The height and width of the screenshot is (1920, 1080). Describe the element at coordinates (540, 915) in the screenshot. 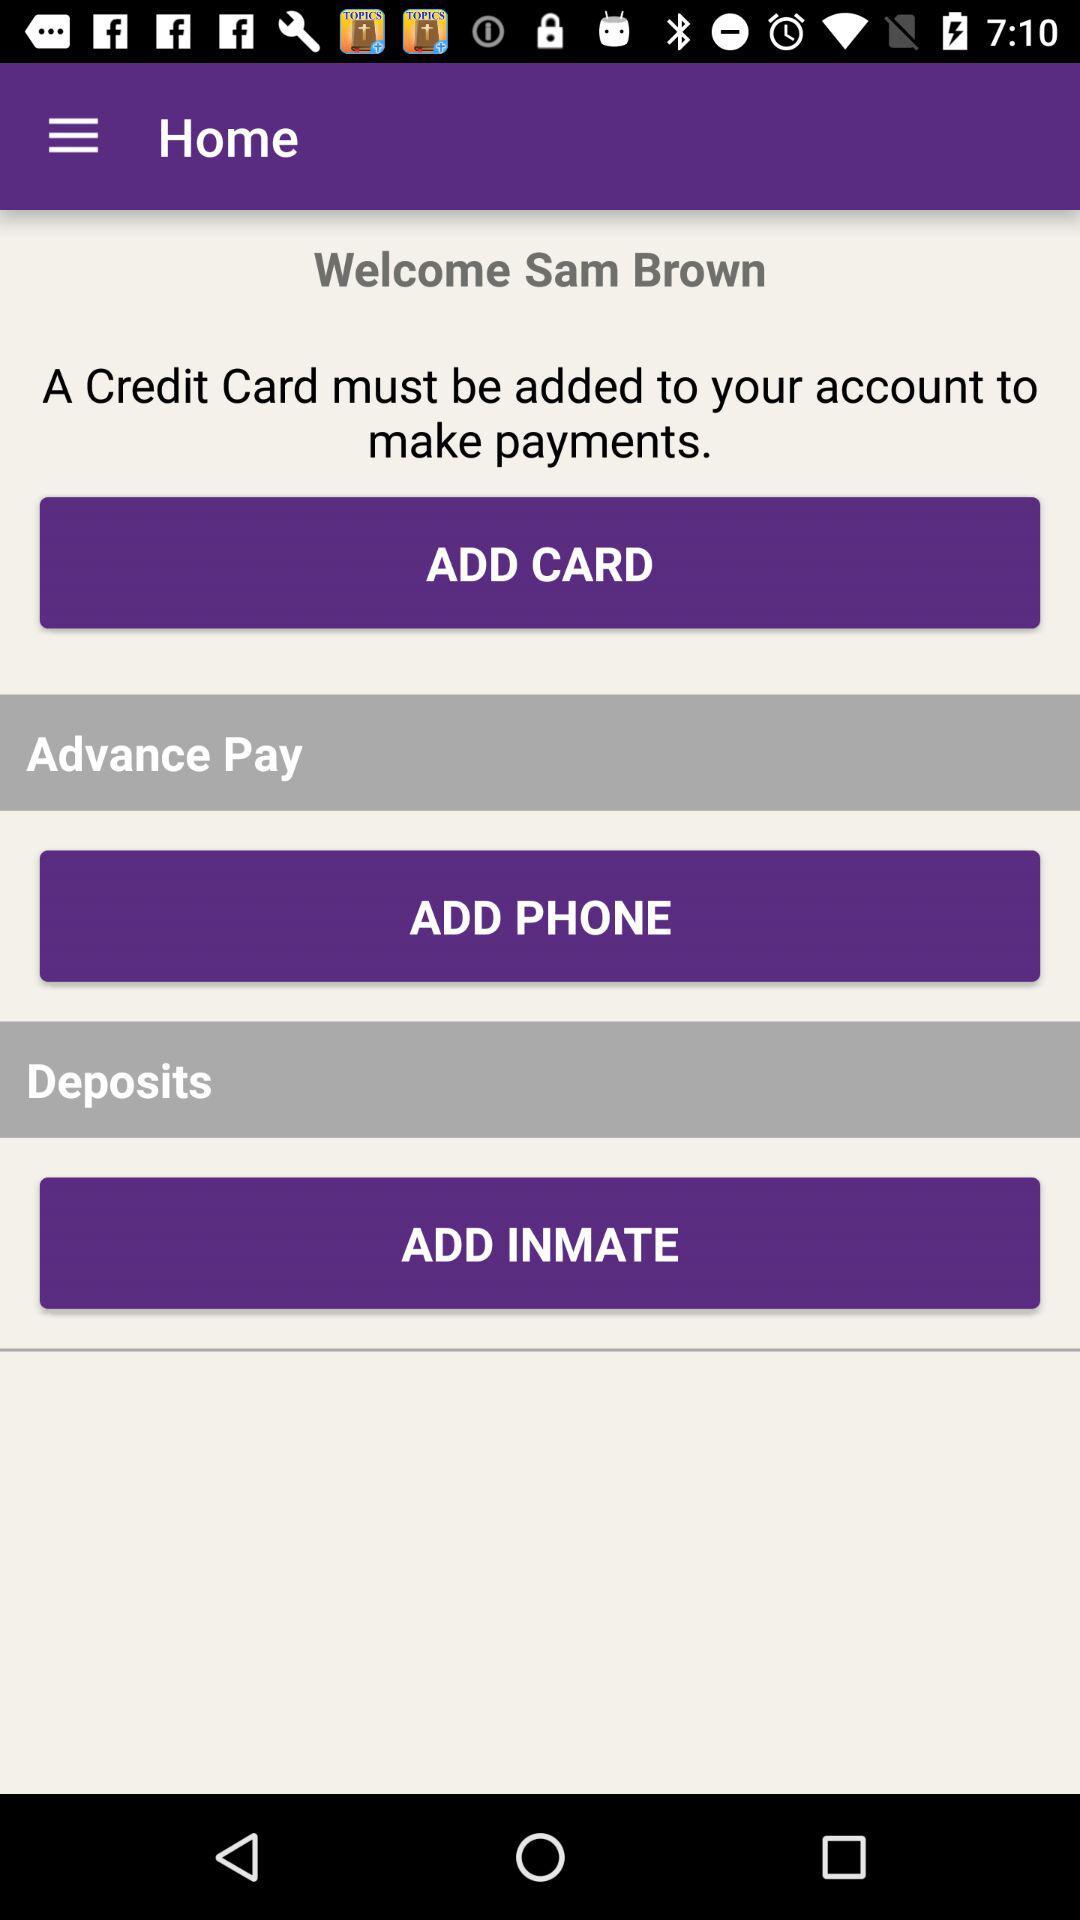

I see `add phone item` at that location.